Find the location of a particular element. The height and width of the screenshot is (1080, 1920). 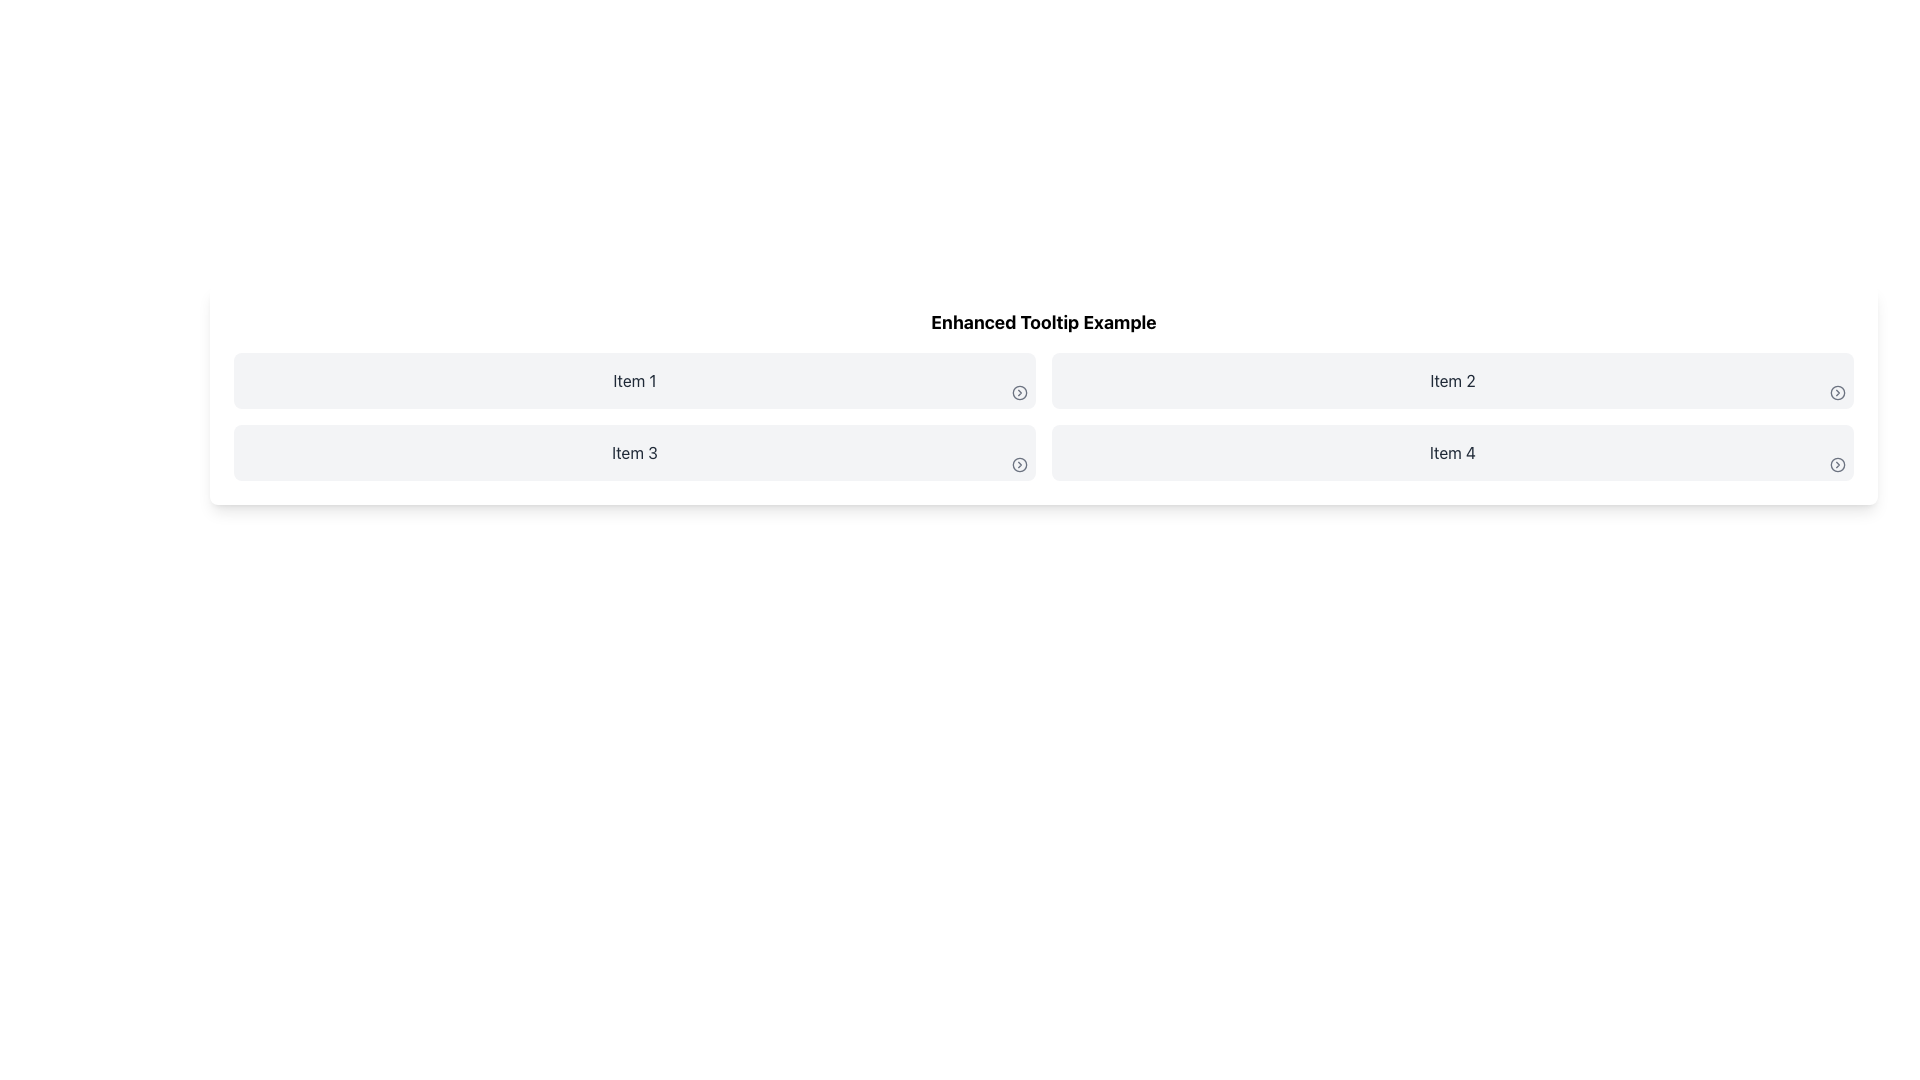

to interact with the card displaying 'Item 2', located in the first row, second column of the grid layout is located at coordinates (1453, 381).